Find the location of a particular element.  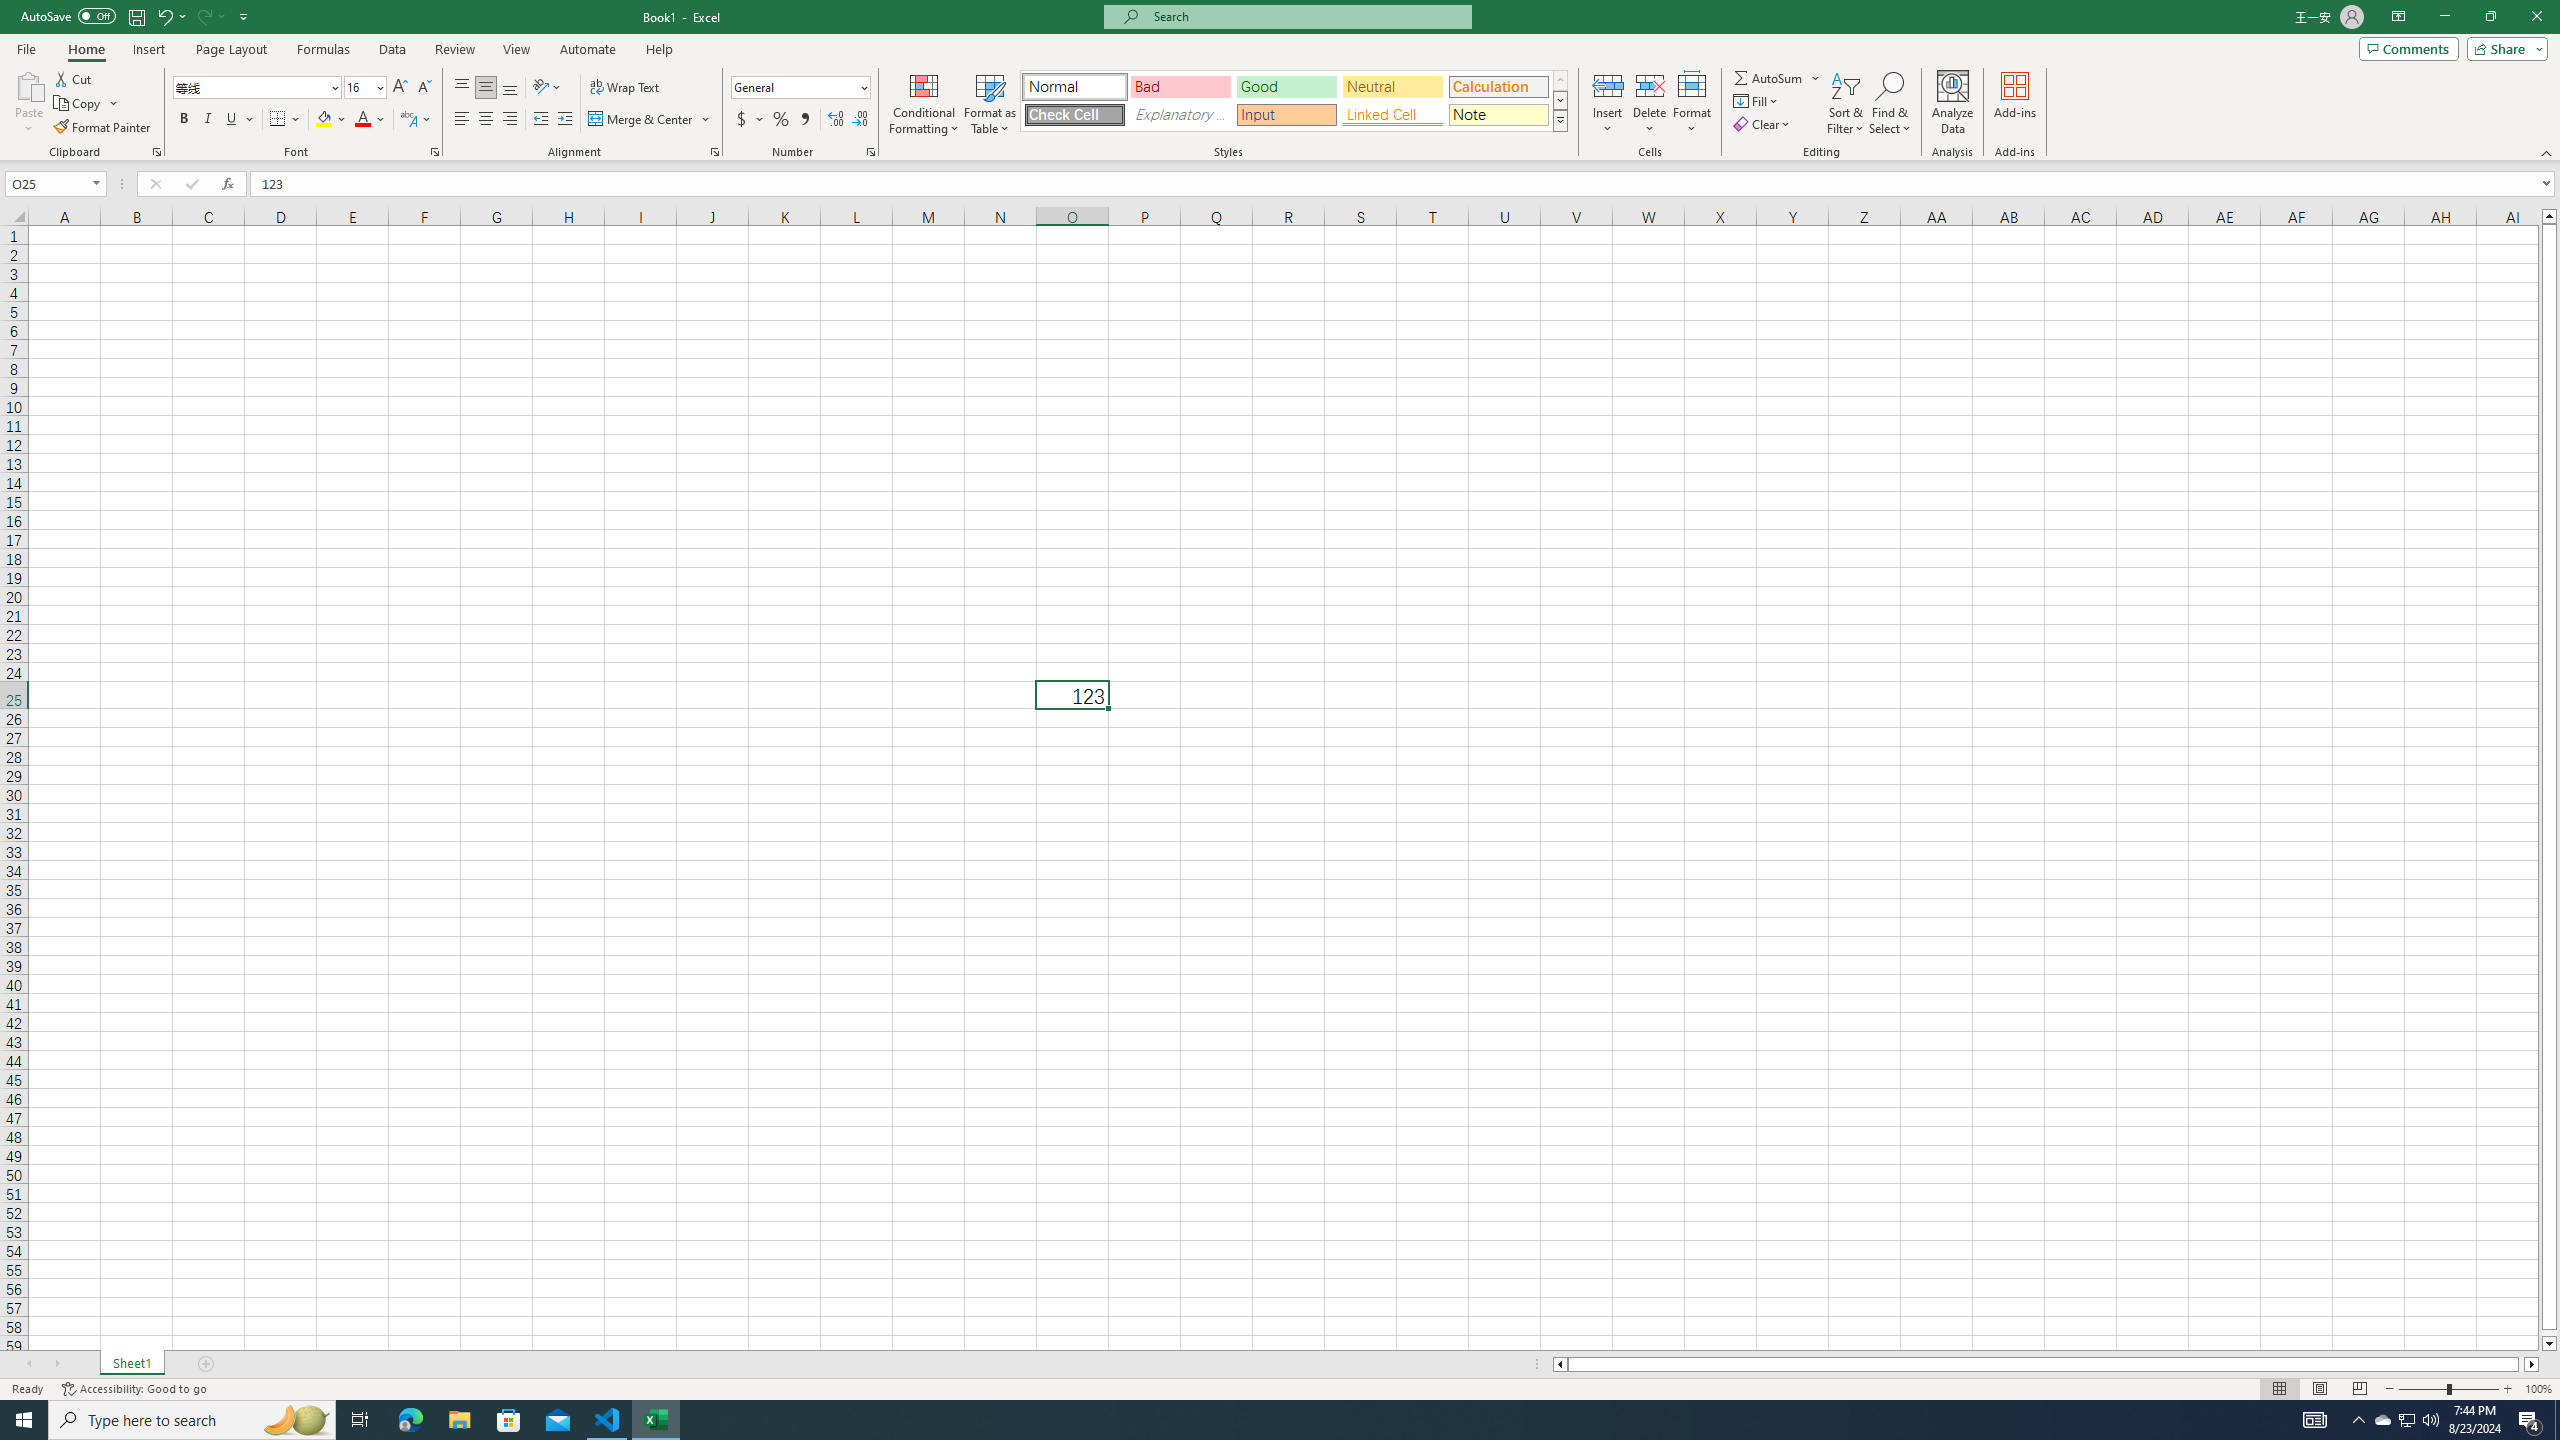

'Delete' is located at coordinates (1648, 103).